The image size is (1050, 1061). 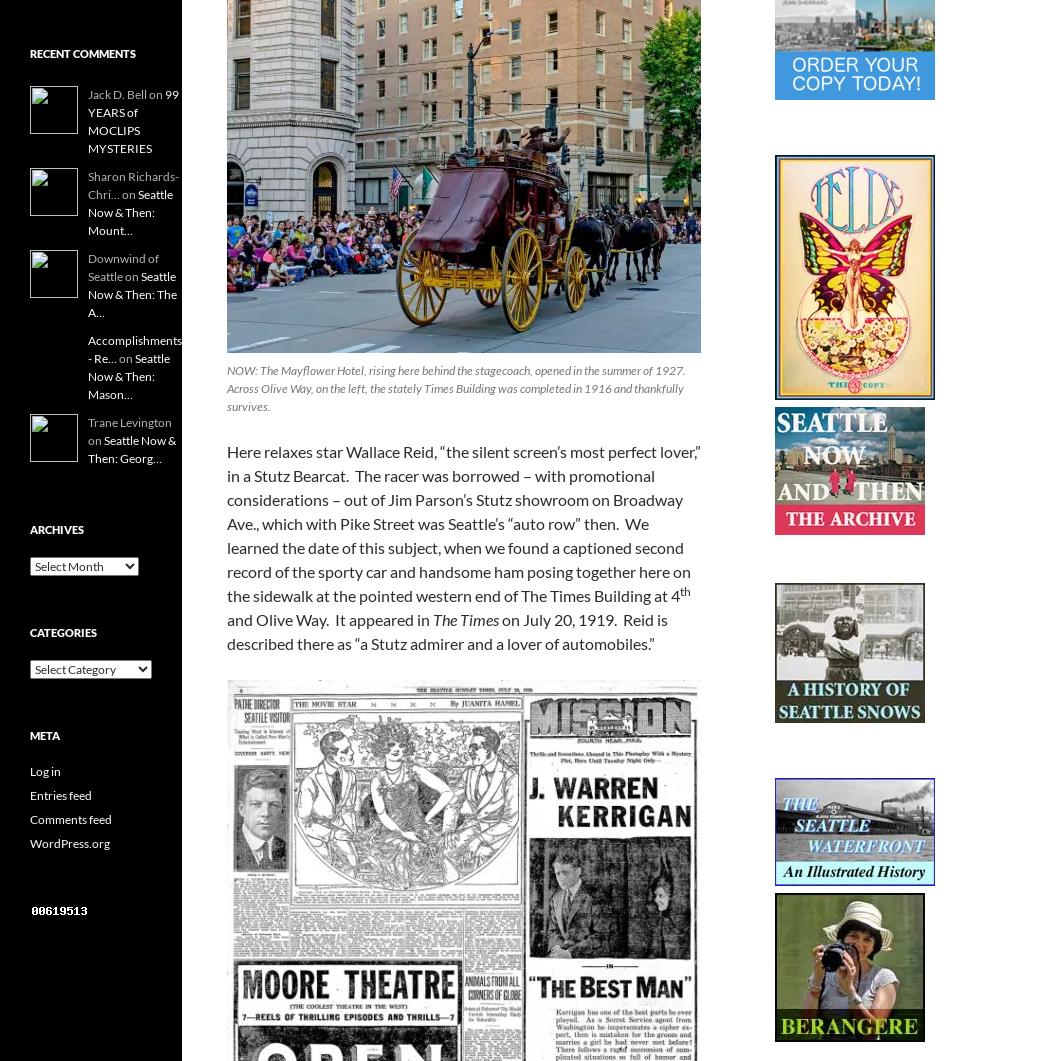 I want to click on 'th', so click(x=679, y=589).